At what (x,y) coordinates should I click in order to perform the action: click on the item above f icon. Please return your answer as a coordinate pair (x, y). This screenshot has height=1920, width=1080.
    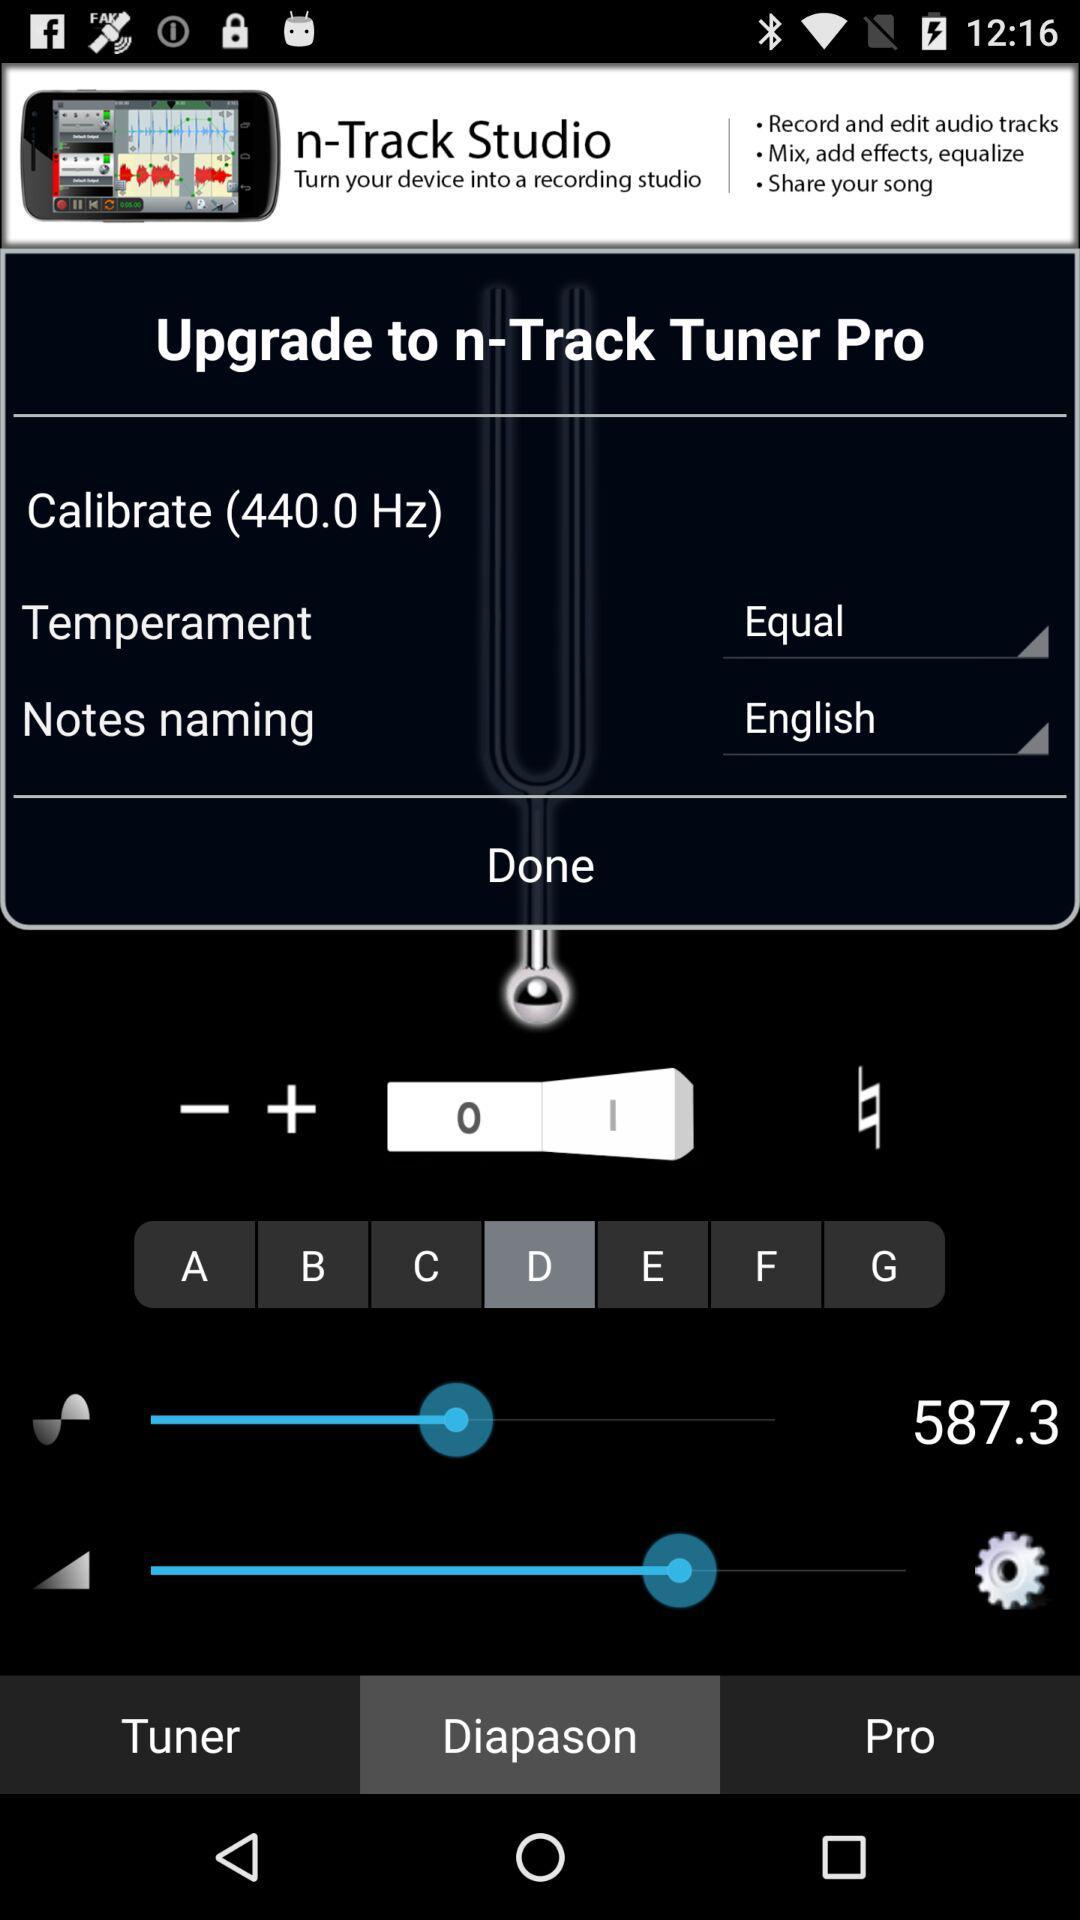
    Looking at the image, I should click on (867, 1107).